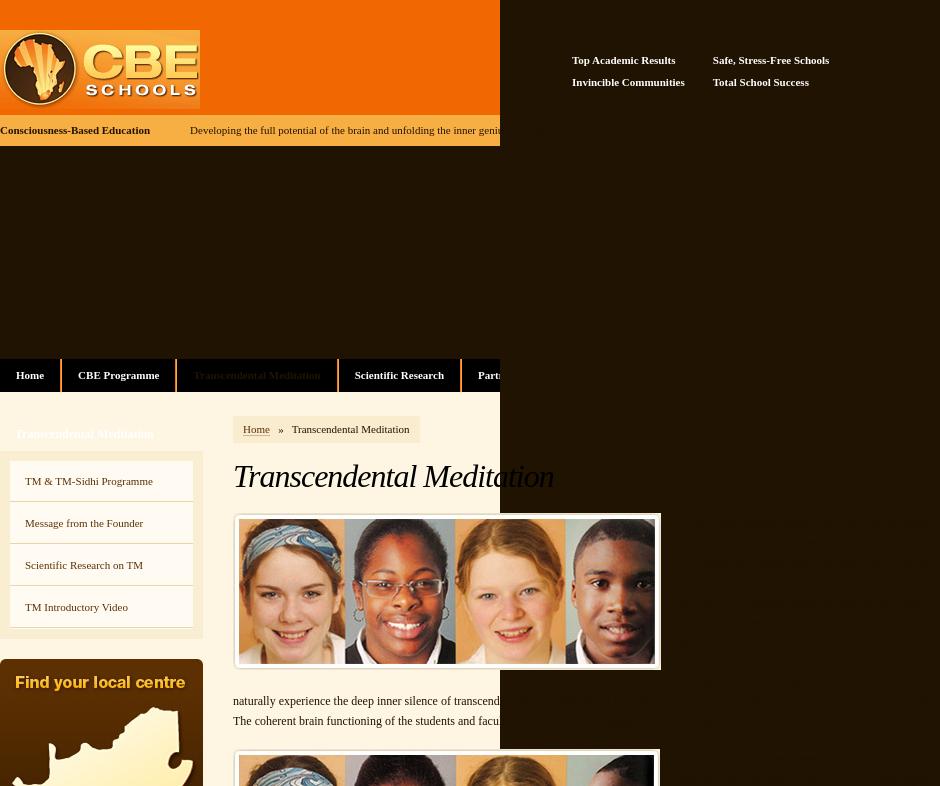 The width and height of the screenshot is (940, 786). What do you see at coordinates (84, 563) in the screenshot?
I see `'Scientific Research on TM'` at bounding box center [84, 563].